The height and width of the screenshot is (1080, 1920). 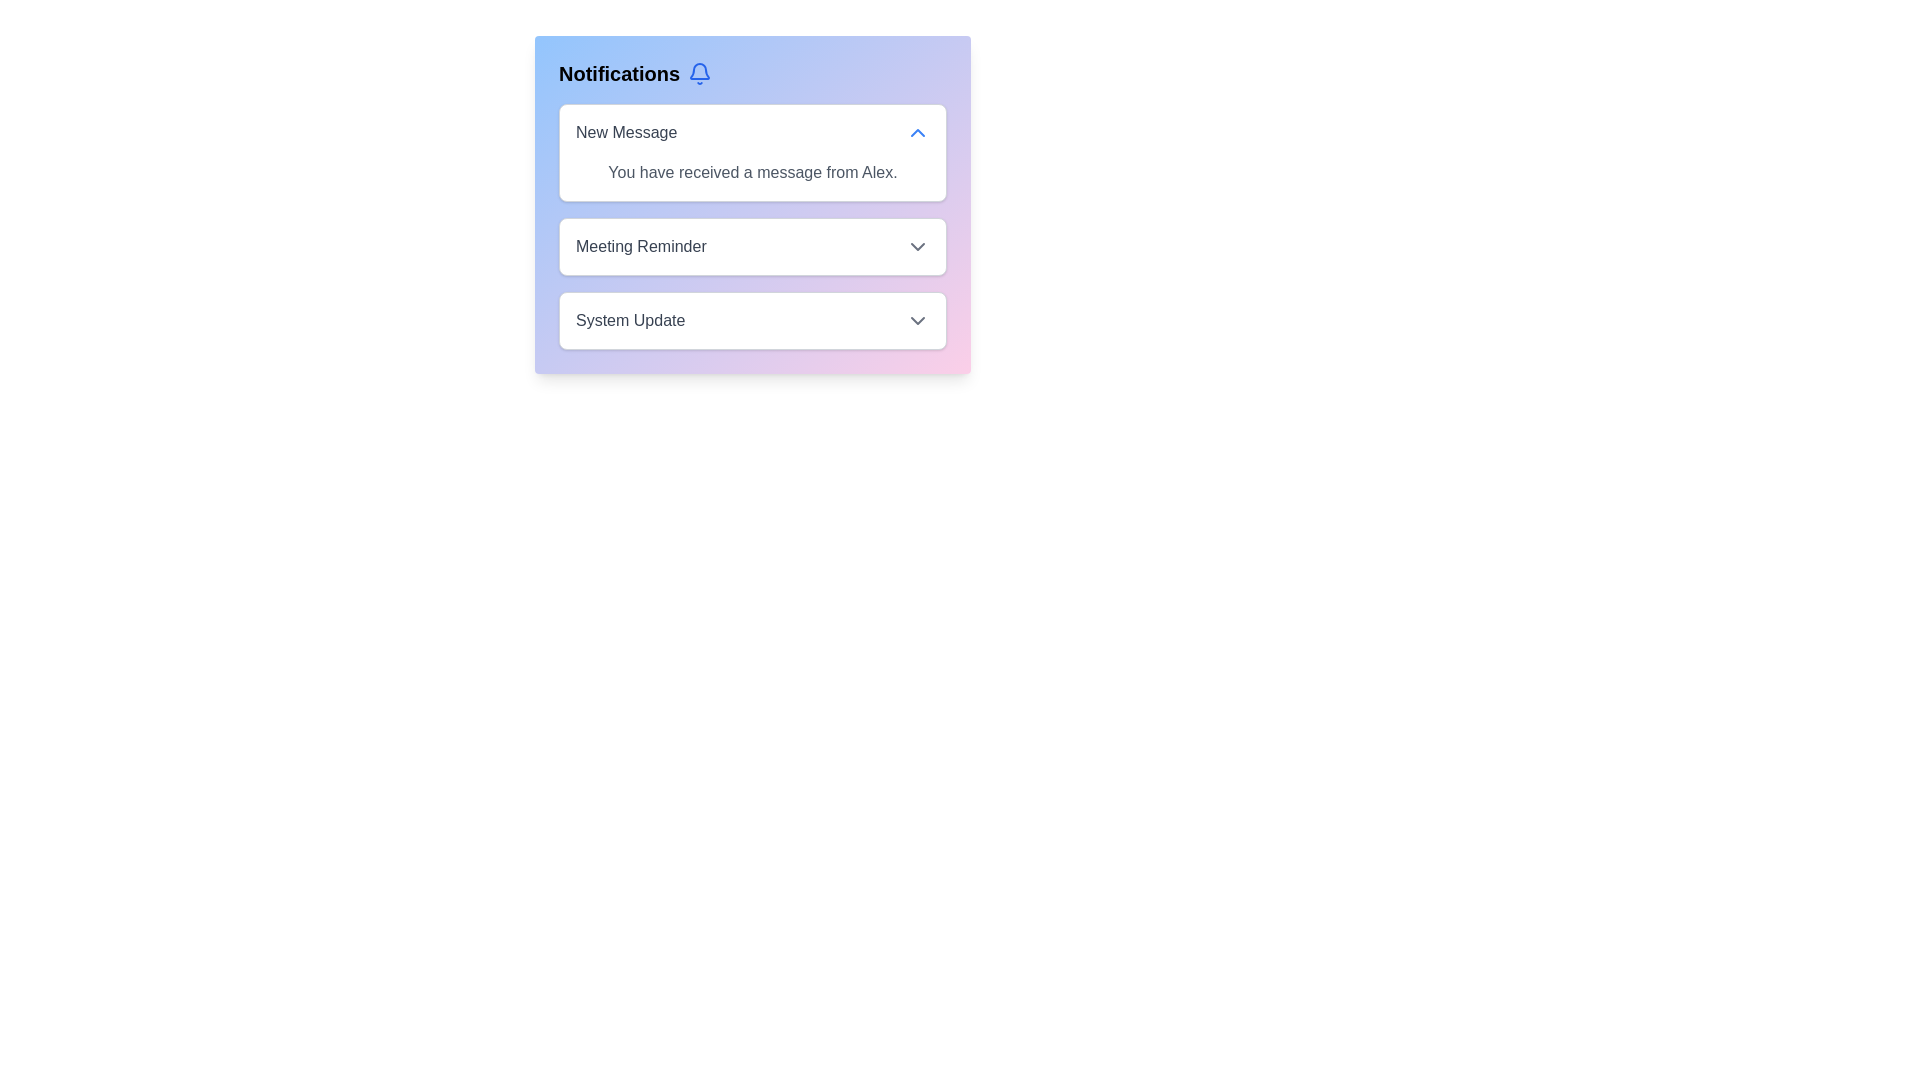 I want to click on text of the notifications within the notification section styled with a gradient blue-to-pink background, containing the title 'Notifications' and the first notification titled 'New Message', so click(x=752, y=204).